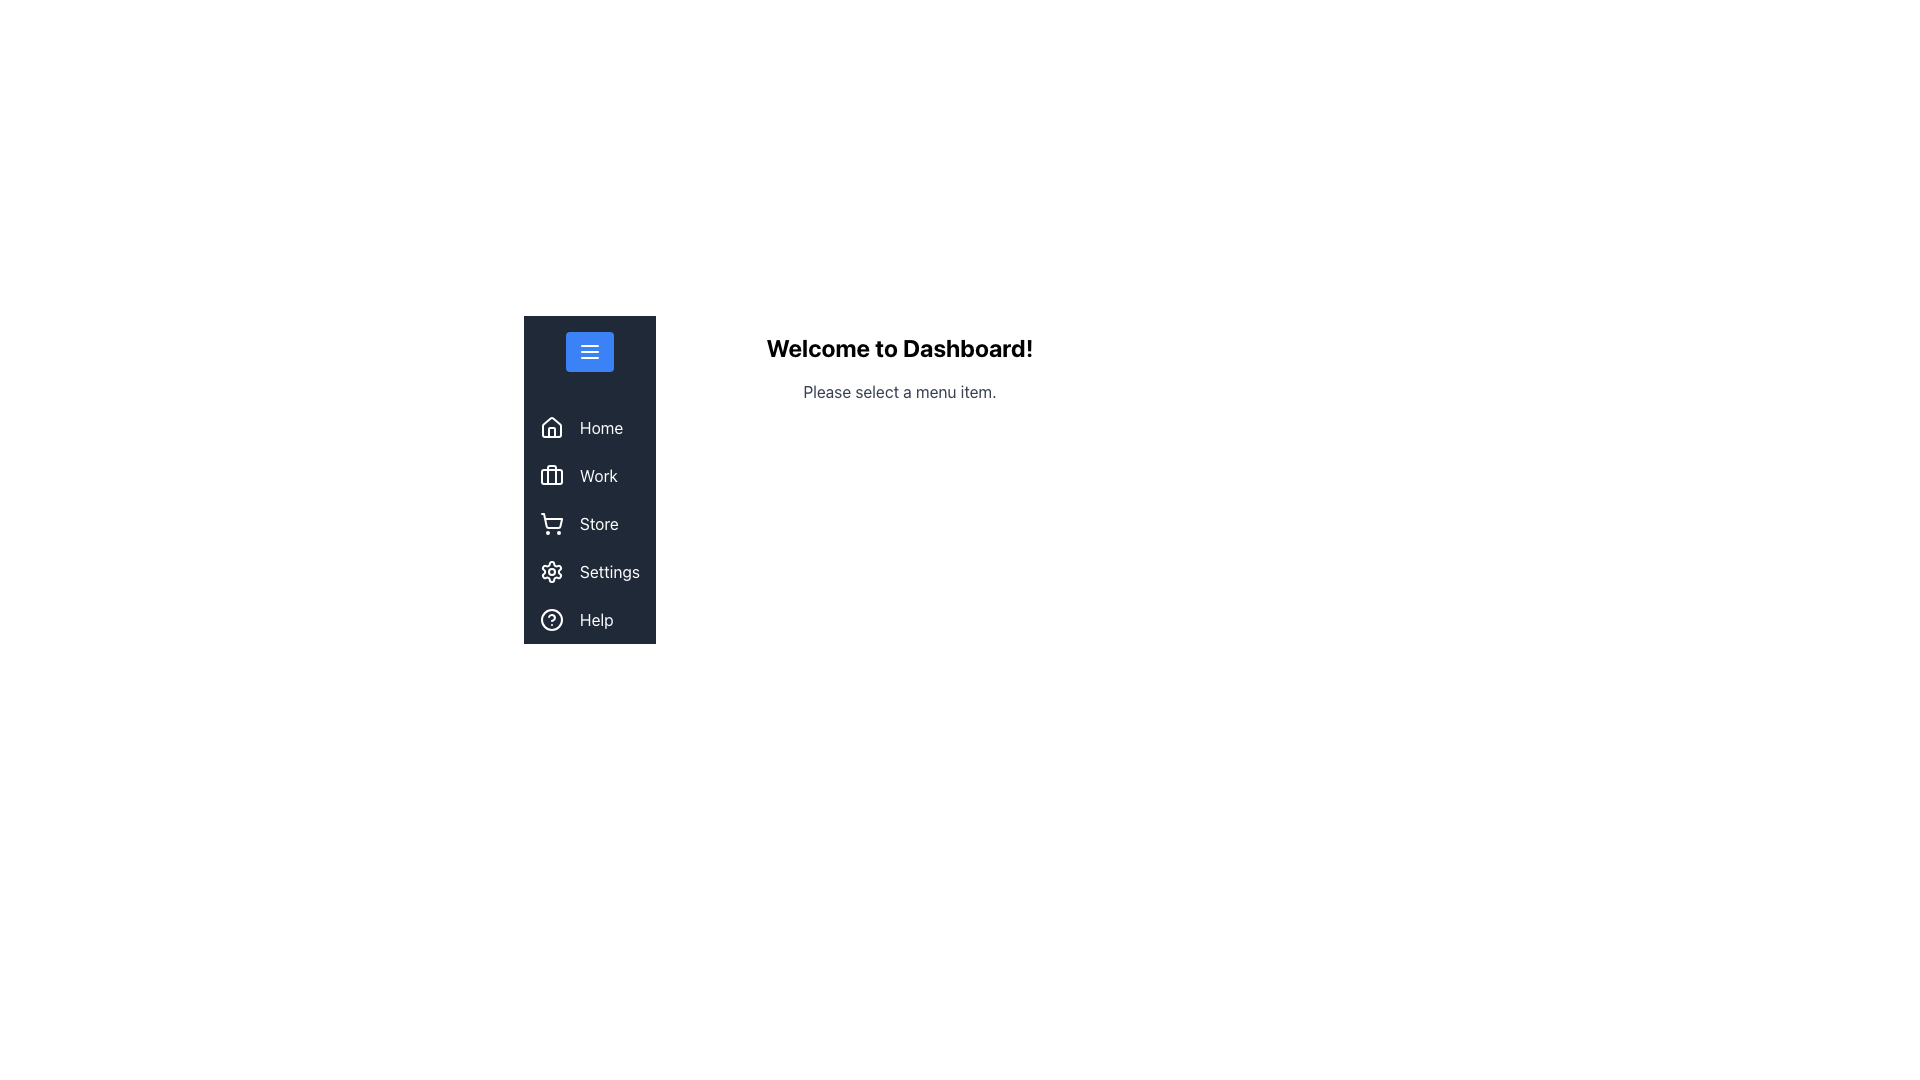 The height and width of the screenshot is (1080, 1920). I want to click on the circular graphical component located at the bottom of the side navigation bar, which has a dark background and a white circular border, situated below the 'Settings' item and within the 'Help' option, so click(552, 619).